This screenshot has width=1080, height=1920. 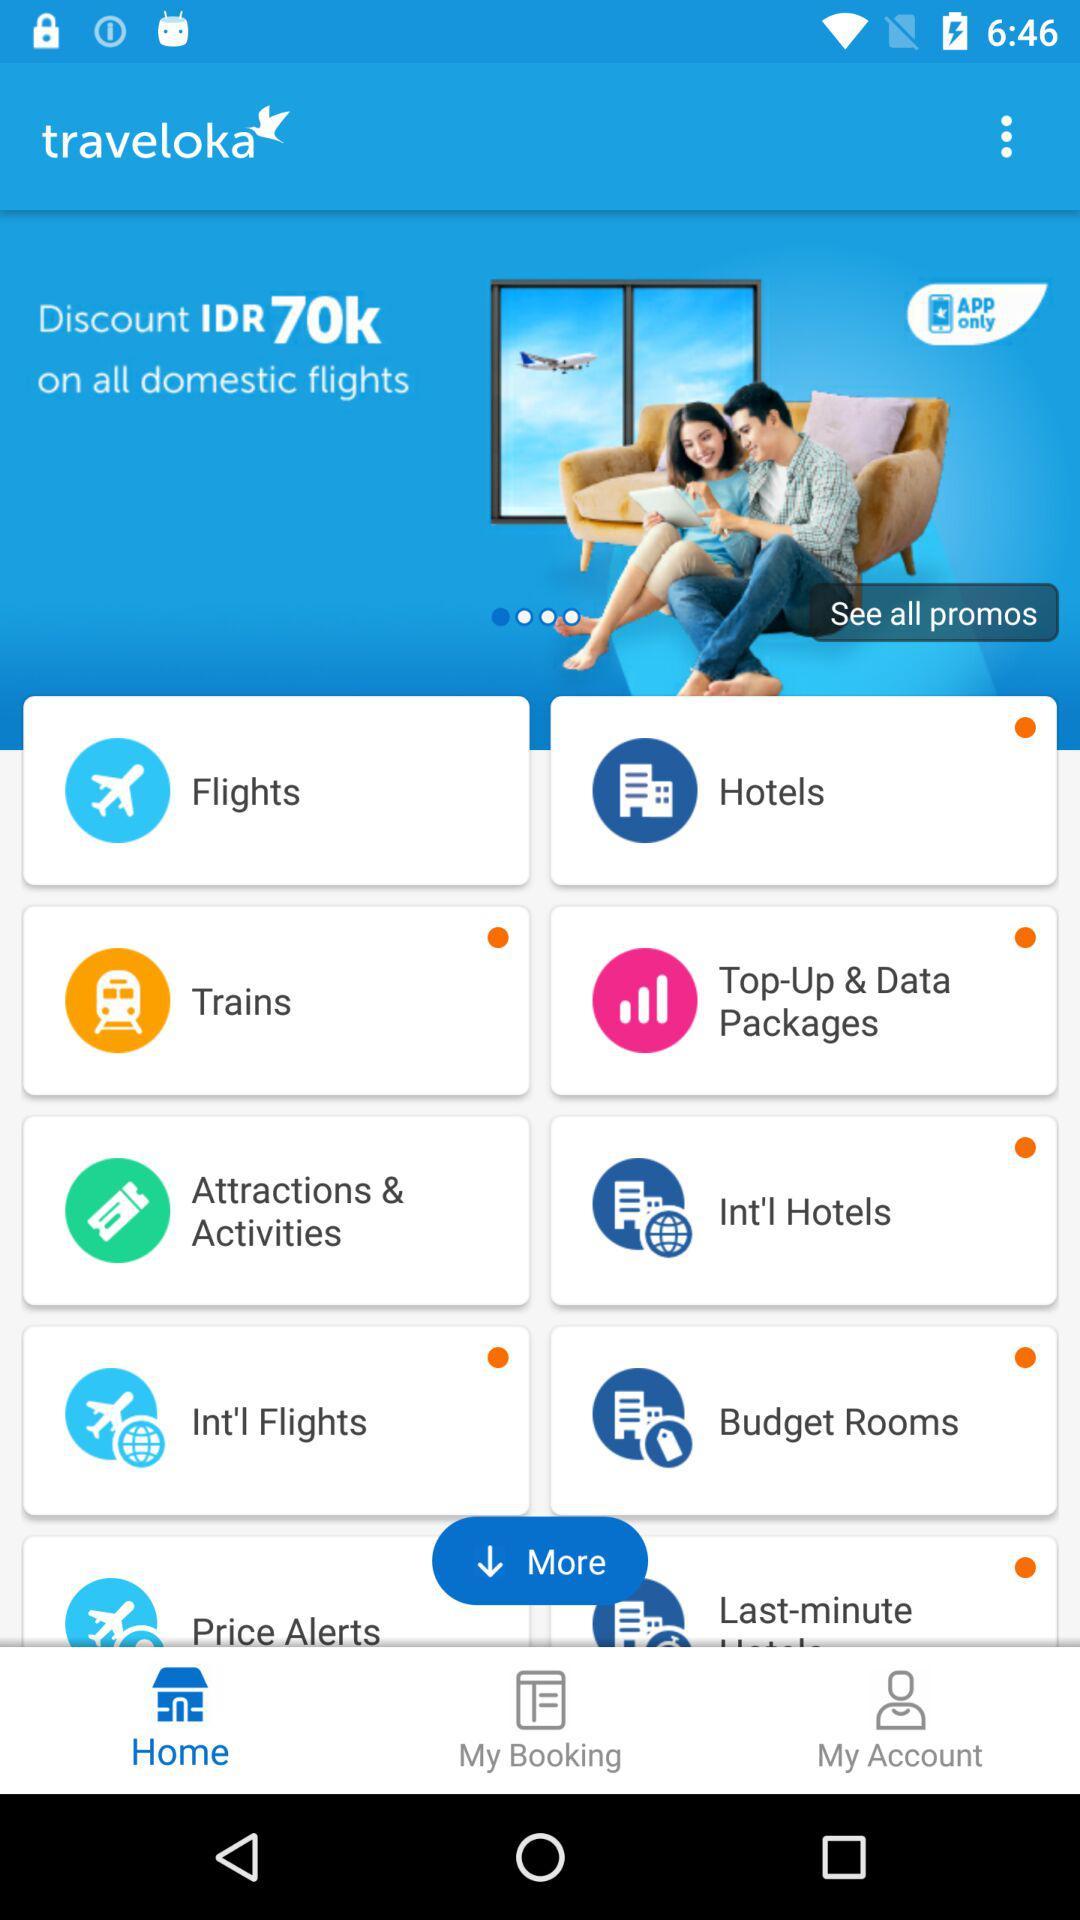 I want to click on page menu, so click(x=1006, y=135).